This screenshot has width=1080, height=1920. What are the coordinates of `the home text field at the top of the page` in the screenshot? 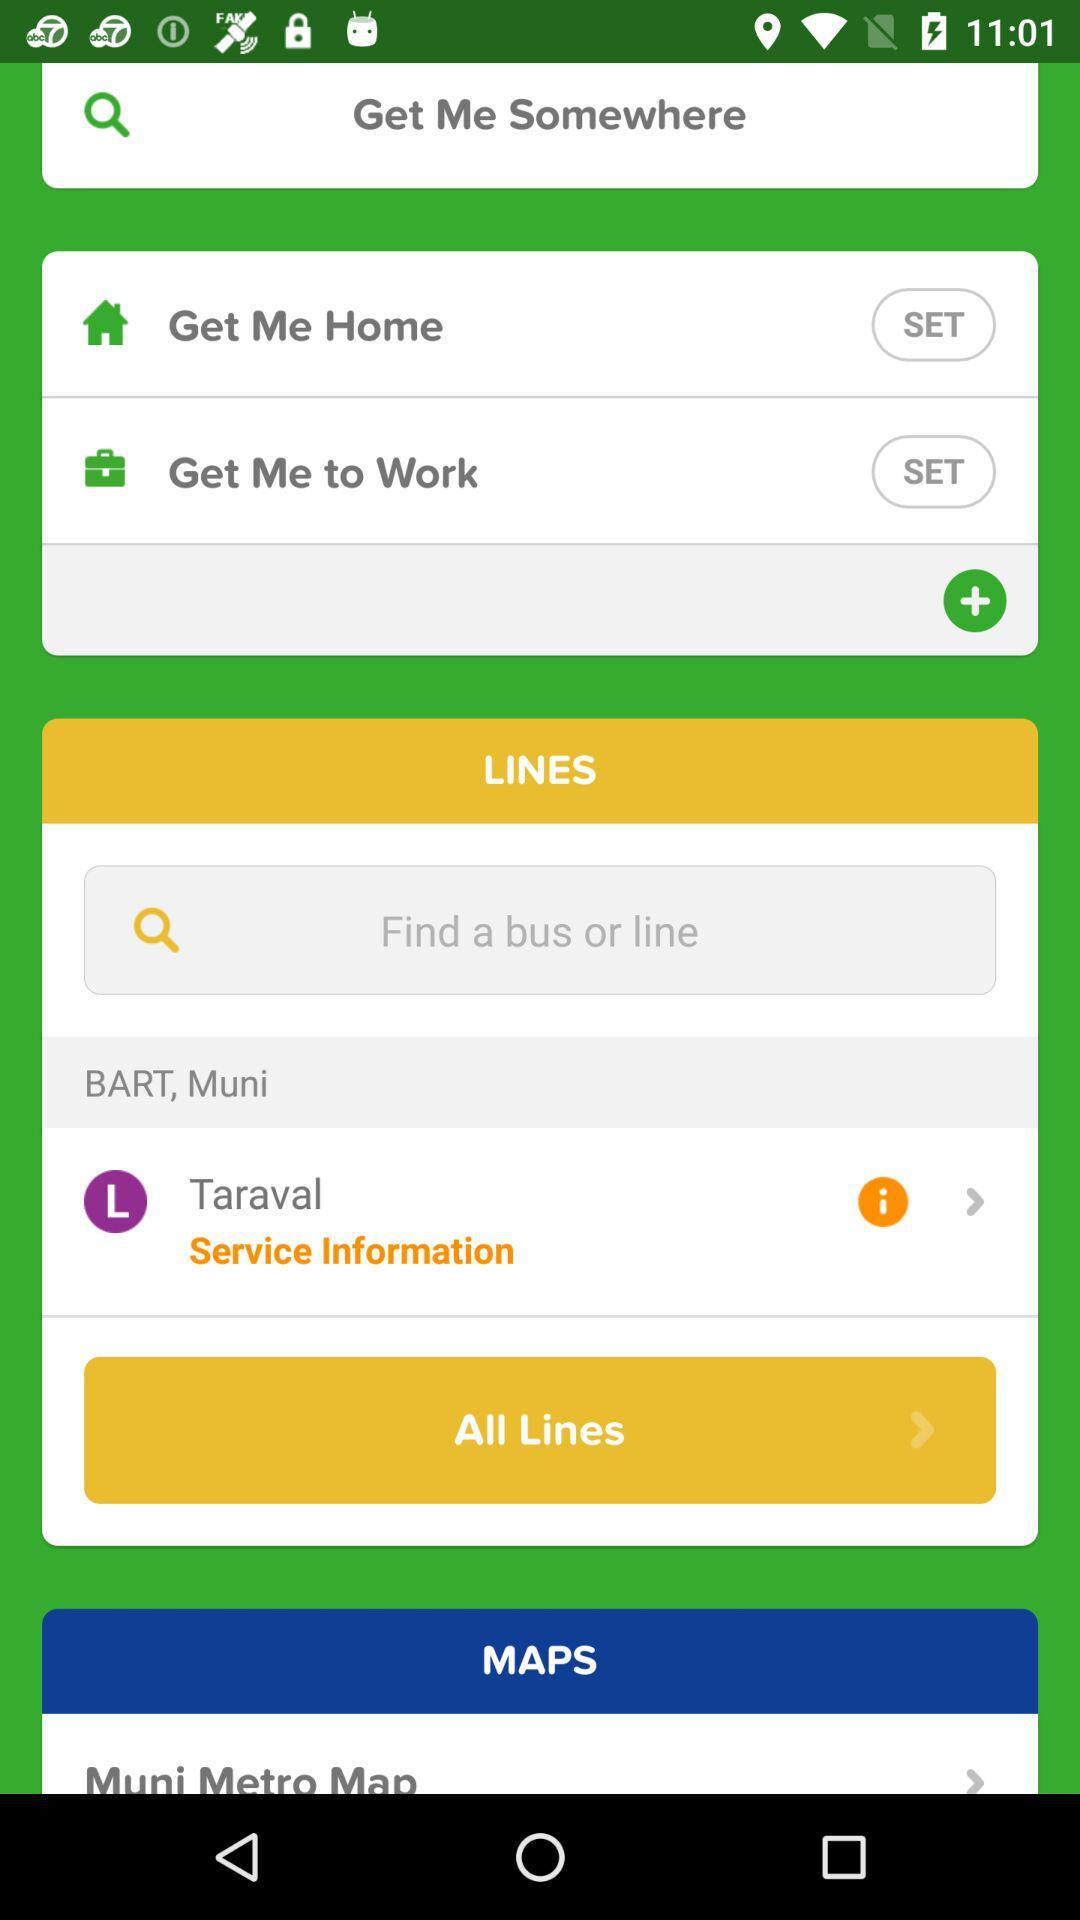 It's located at (540, 324).